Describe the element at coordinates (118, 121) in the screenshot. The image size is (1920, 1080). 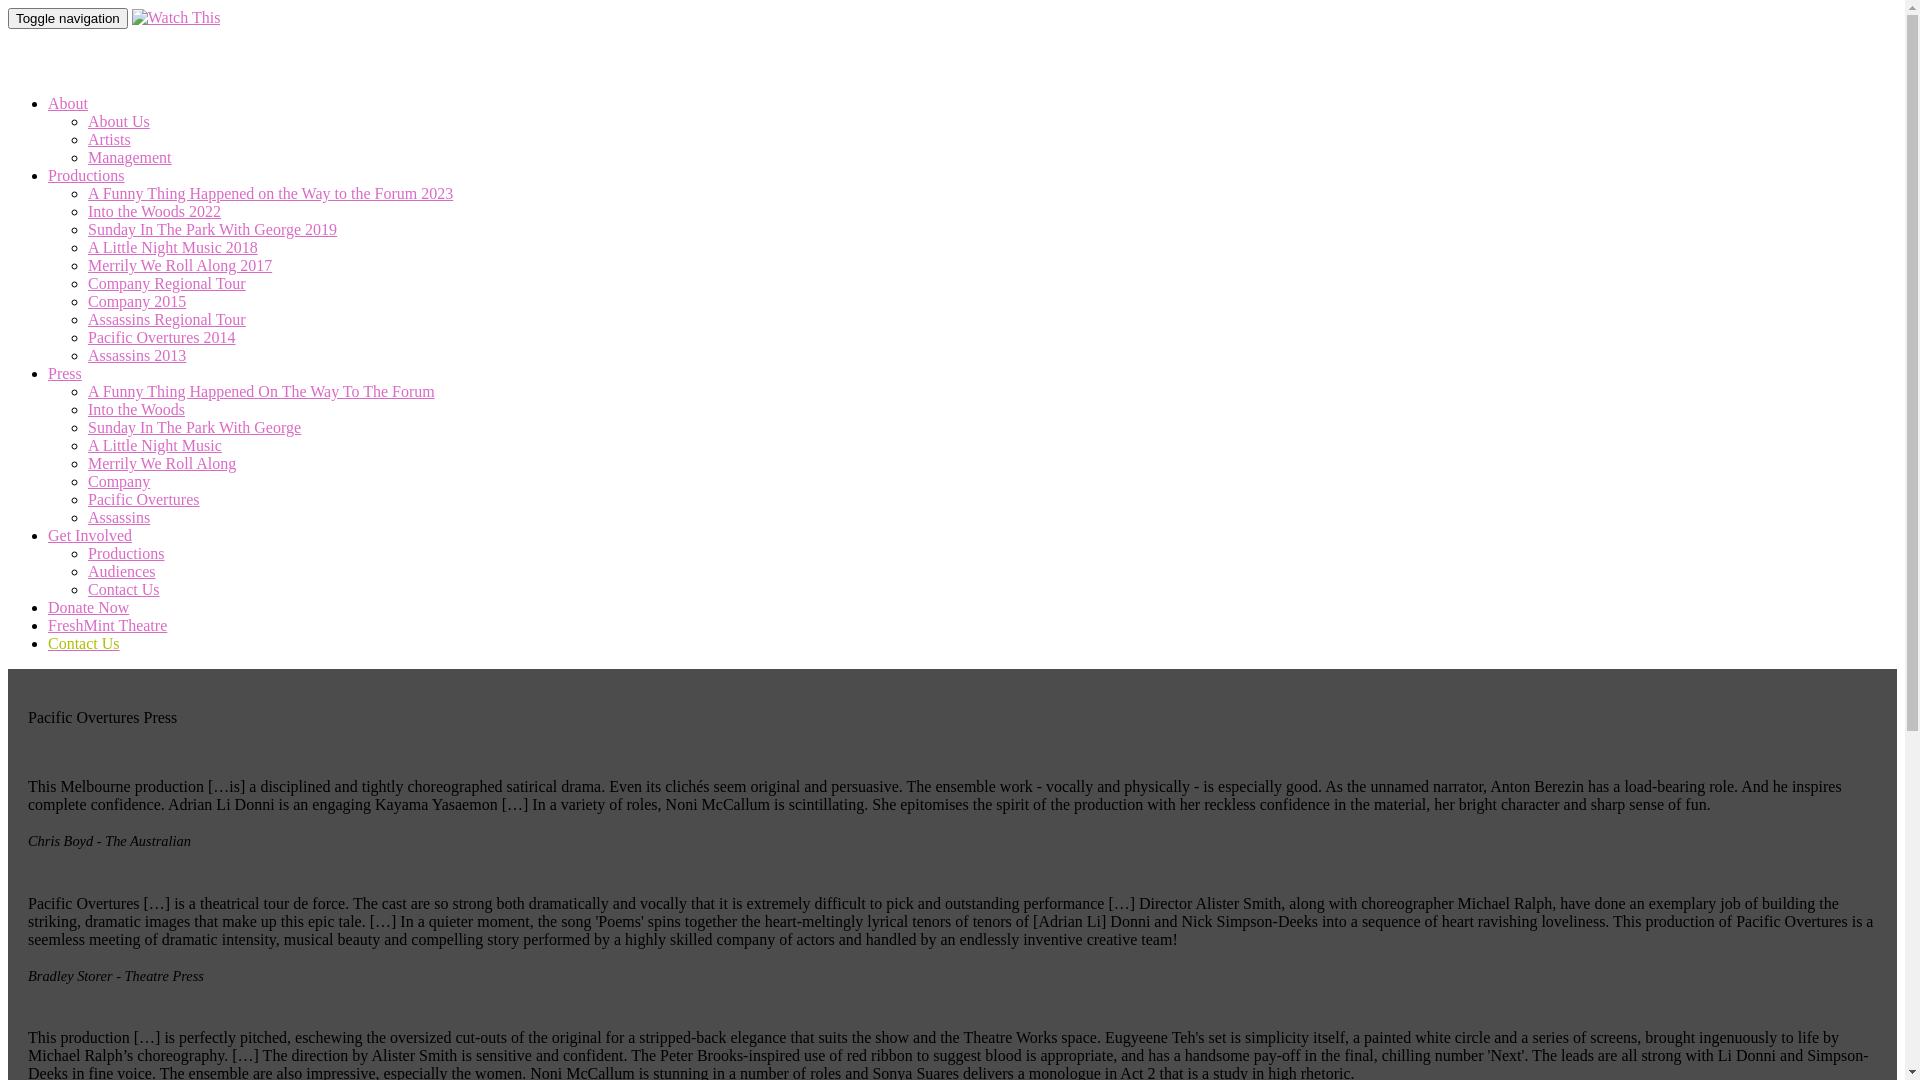
I see `'About Us'` at that location.